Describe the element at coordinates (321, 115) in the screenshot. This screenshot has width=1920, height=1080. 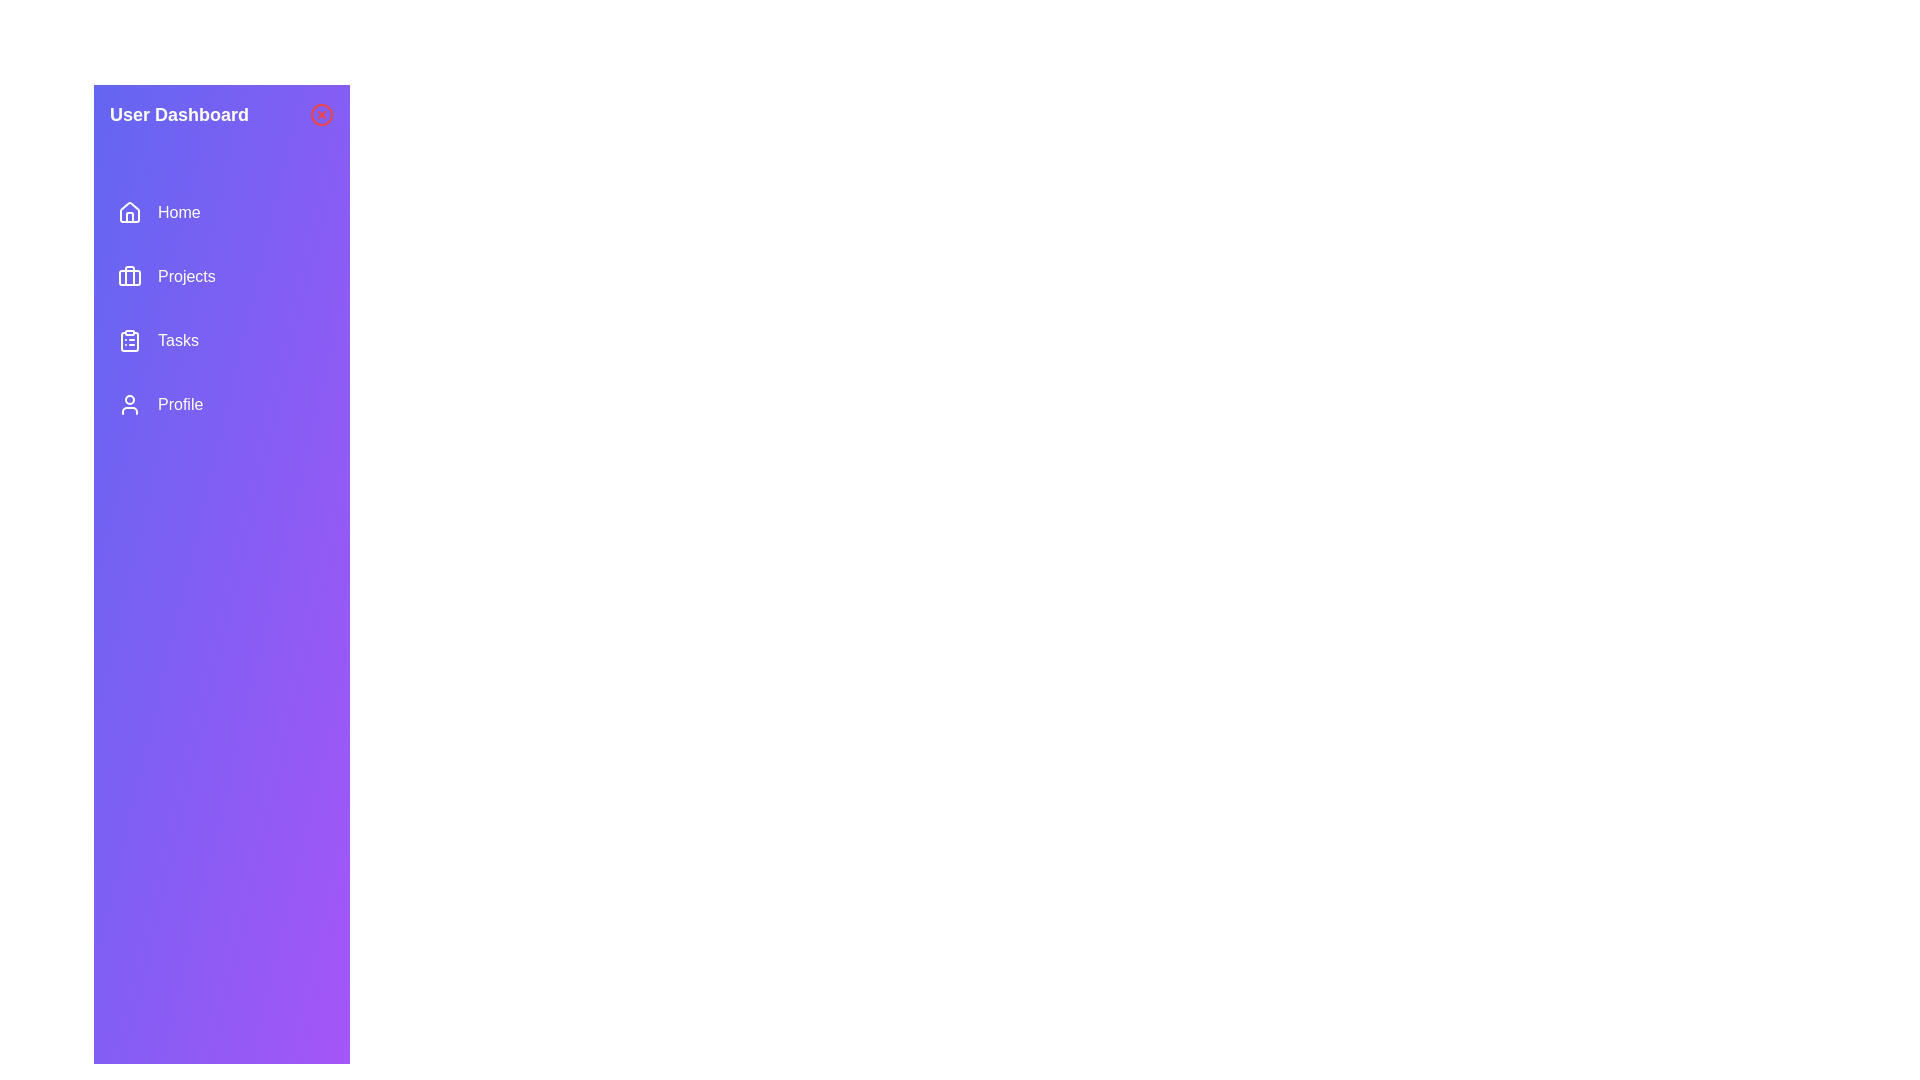
I see `properties of the SVG circle element styled with a stroke color matching the theme, containing an 'X' icon at its center, located at the top-right of the sidebar navigation area` at that location.